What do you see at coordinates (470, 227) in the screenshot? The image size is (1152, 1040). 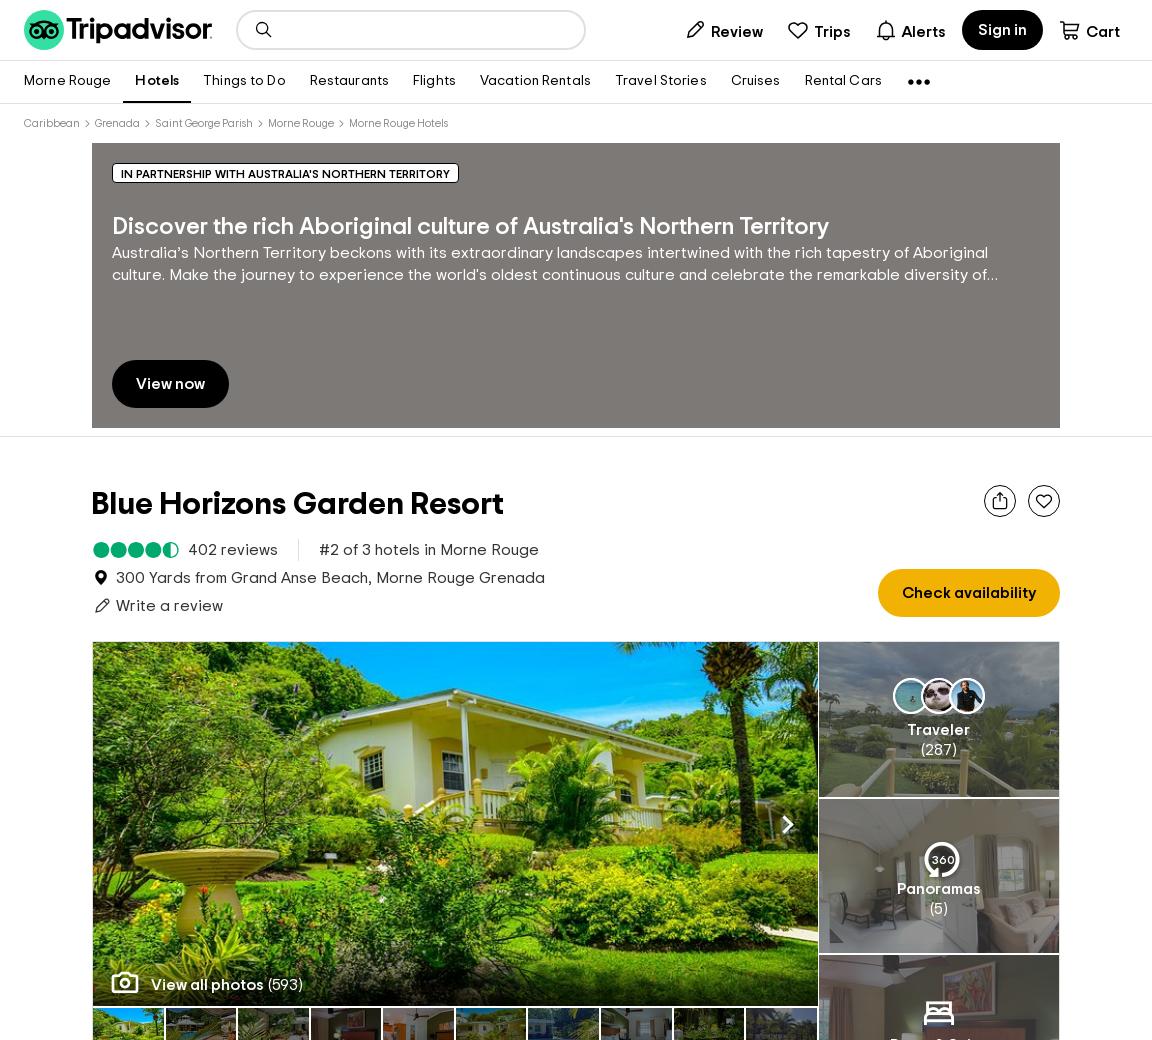 I see `'Discover the 
 rich Aboriginal 
 culture of  Australia's Northern Territory'` at bounding box center [470, 227].